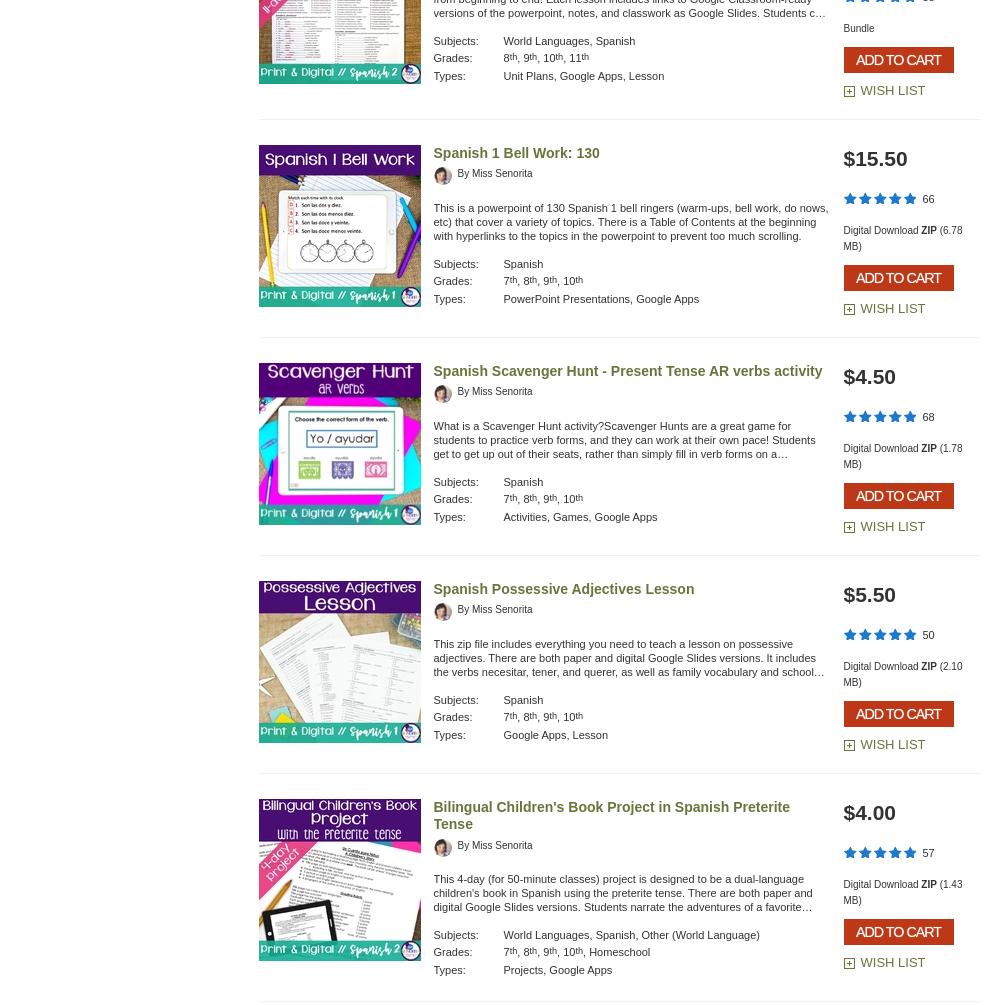 The height and width of the screenshot is (1005, 988). I want to click on '(2.10 MB)', so click(901, 674).